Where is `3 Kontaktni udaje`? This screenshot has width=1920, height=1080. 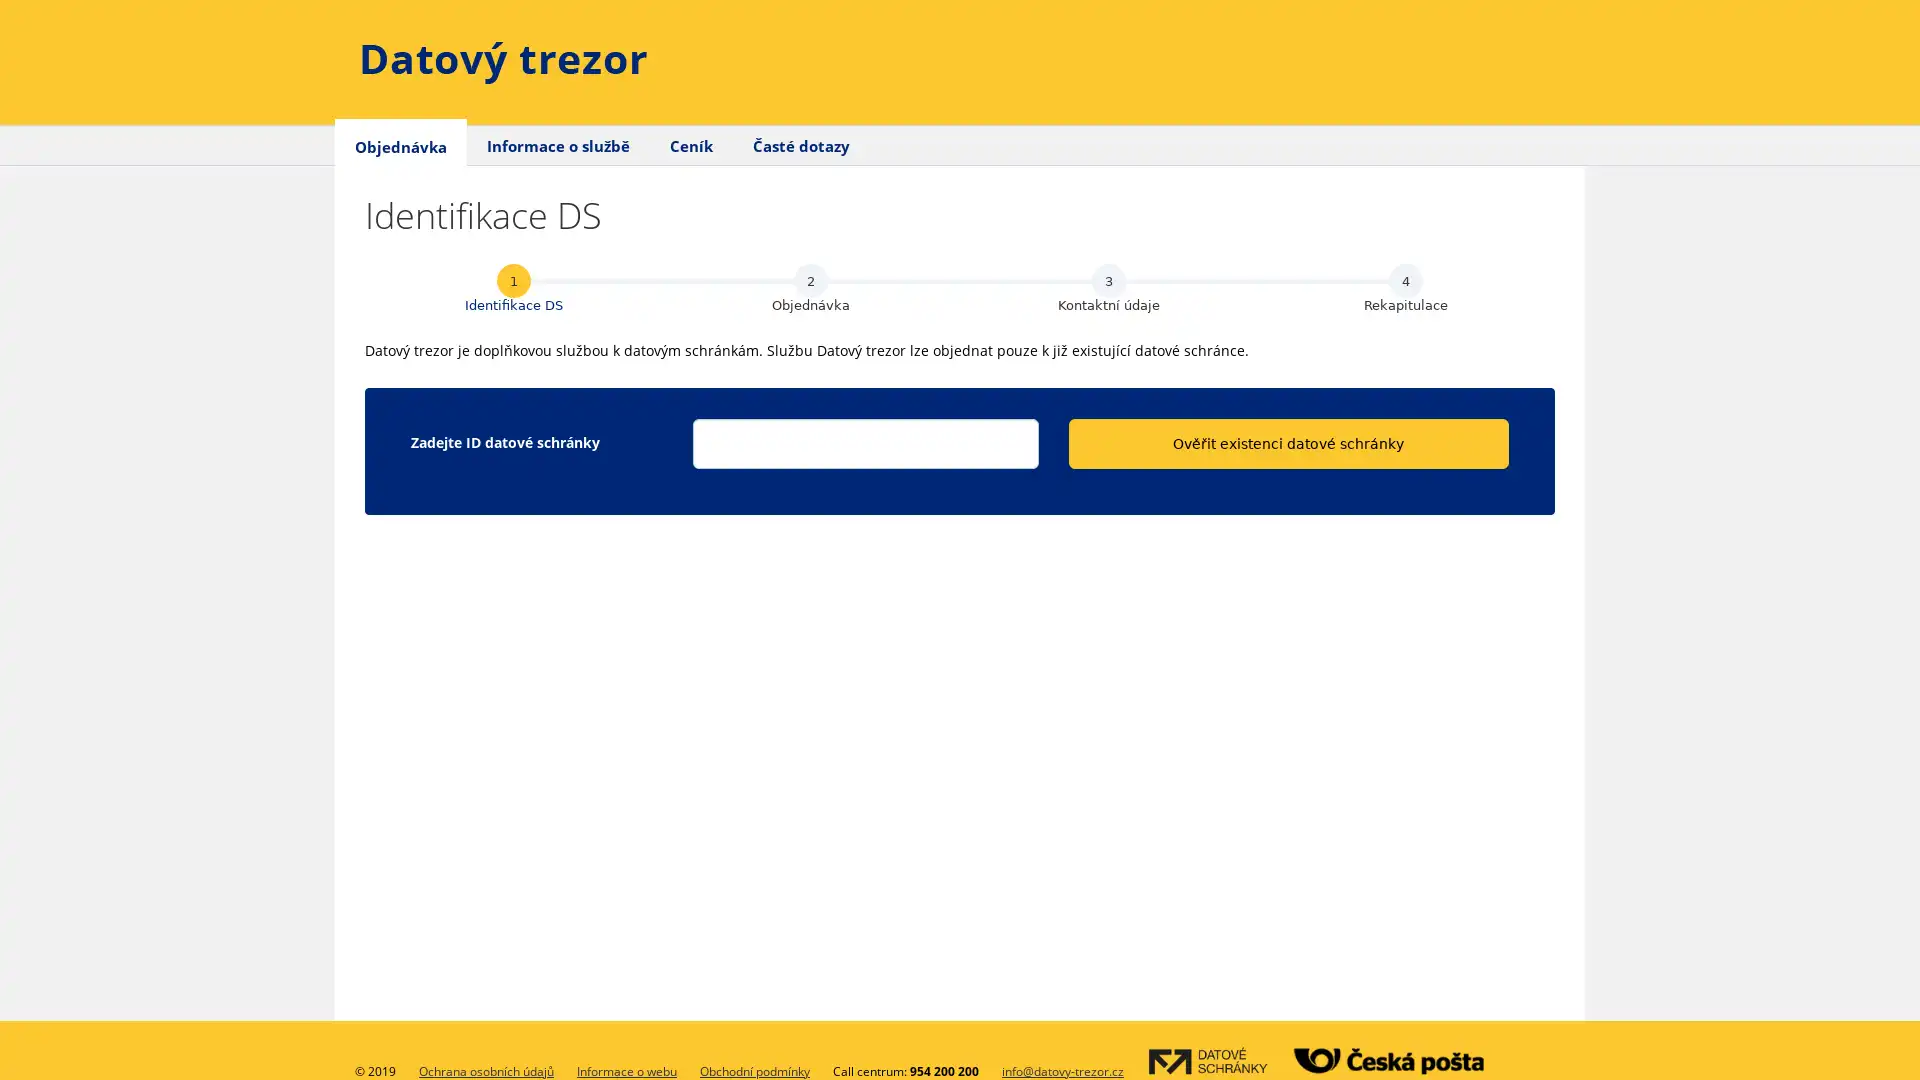
3 Kontaktni udaje is located at coordinates (1107, 287).